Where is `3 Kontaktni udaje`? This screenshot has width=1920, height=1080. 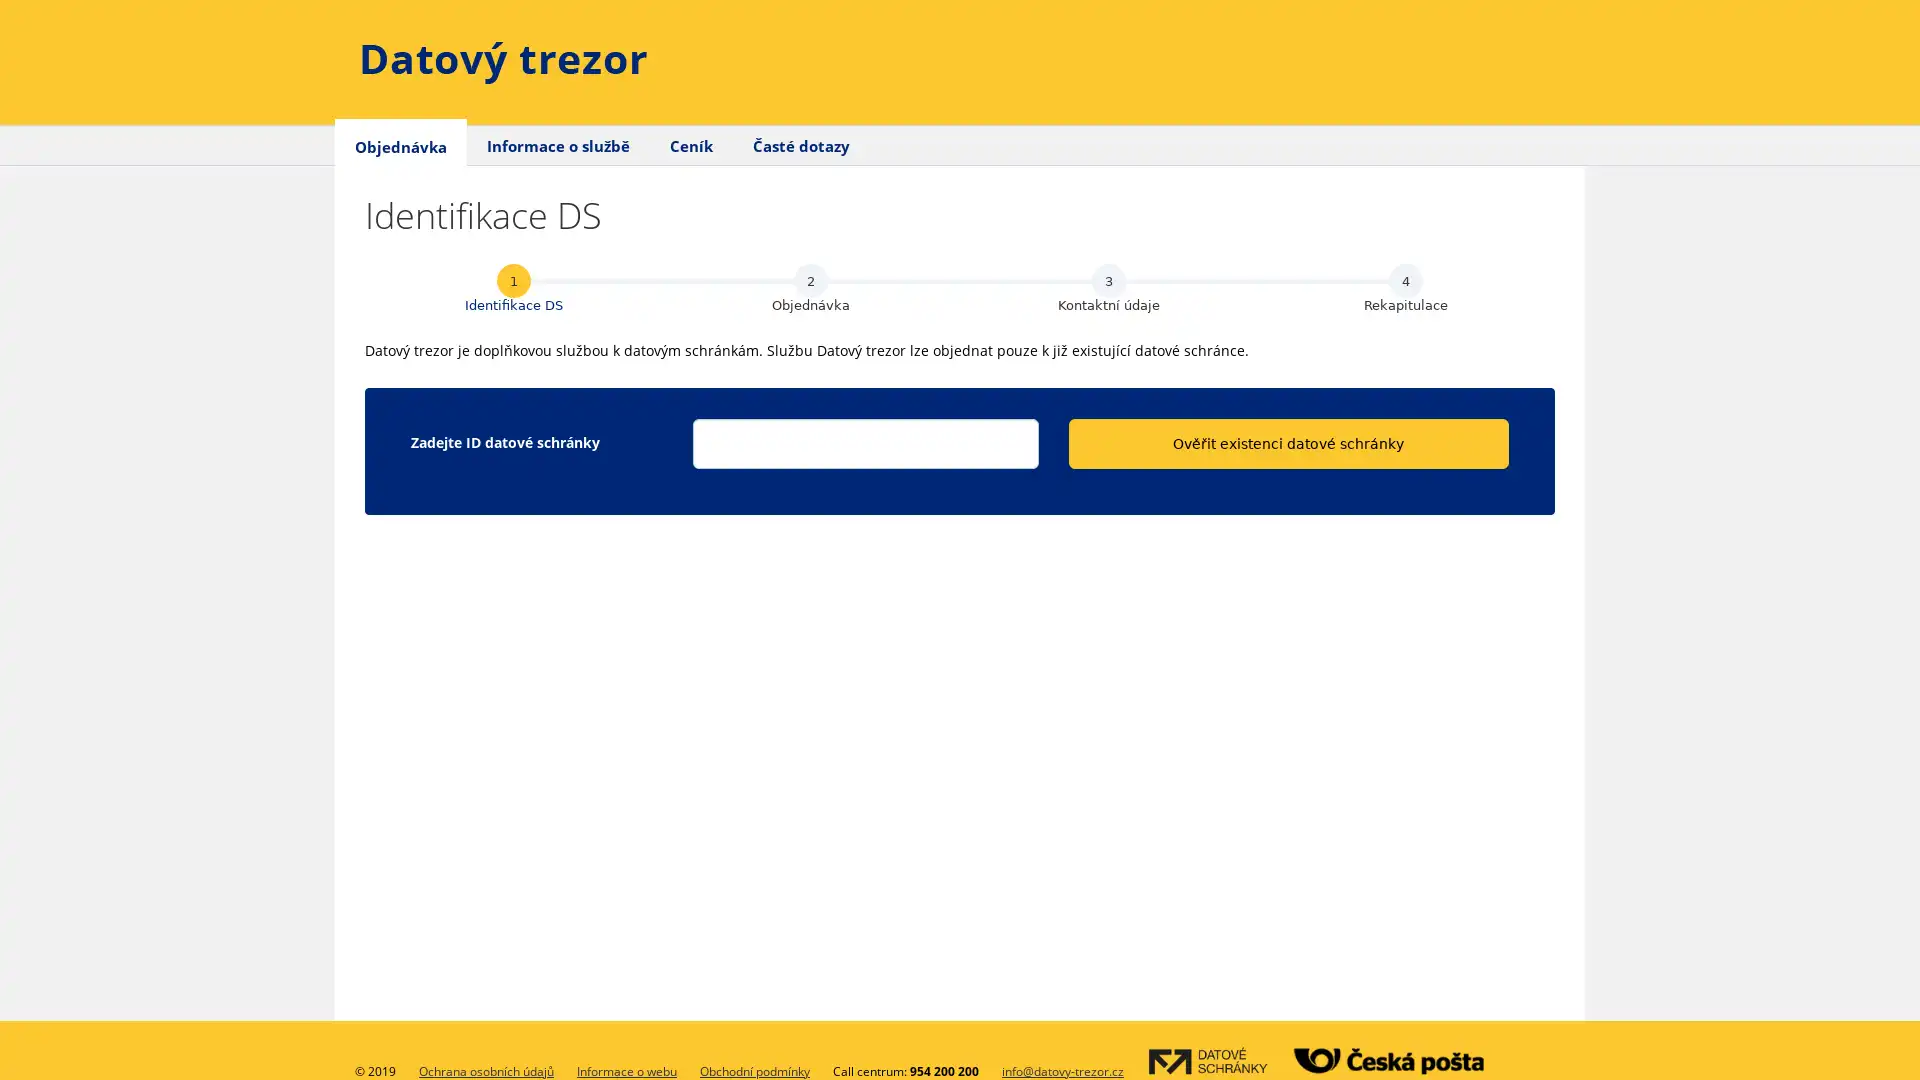
3 Kontaktni udaje is located at coordinates (1107, 287).